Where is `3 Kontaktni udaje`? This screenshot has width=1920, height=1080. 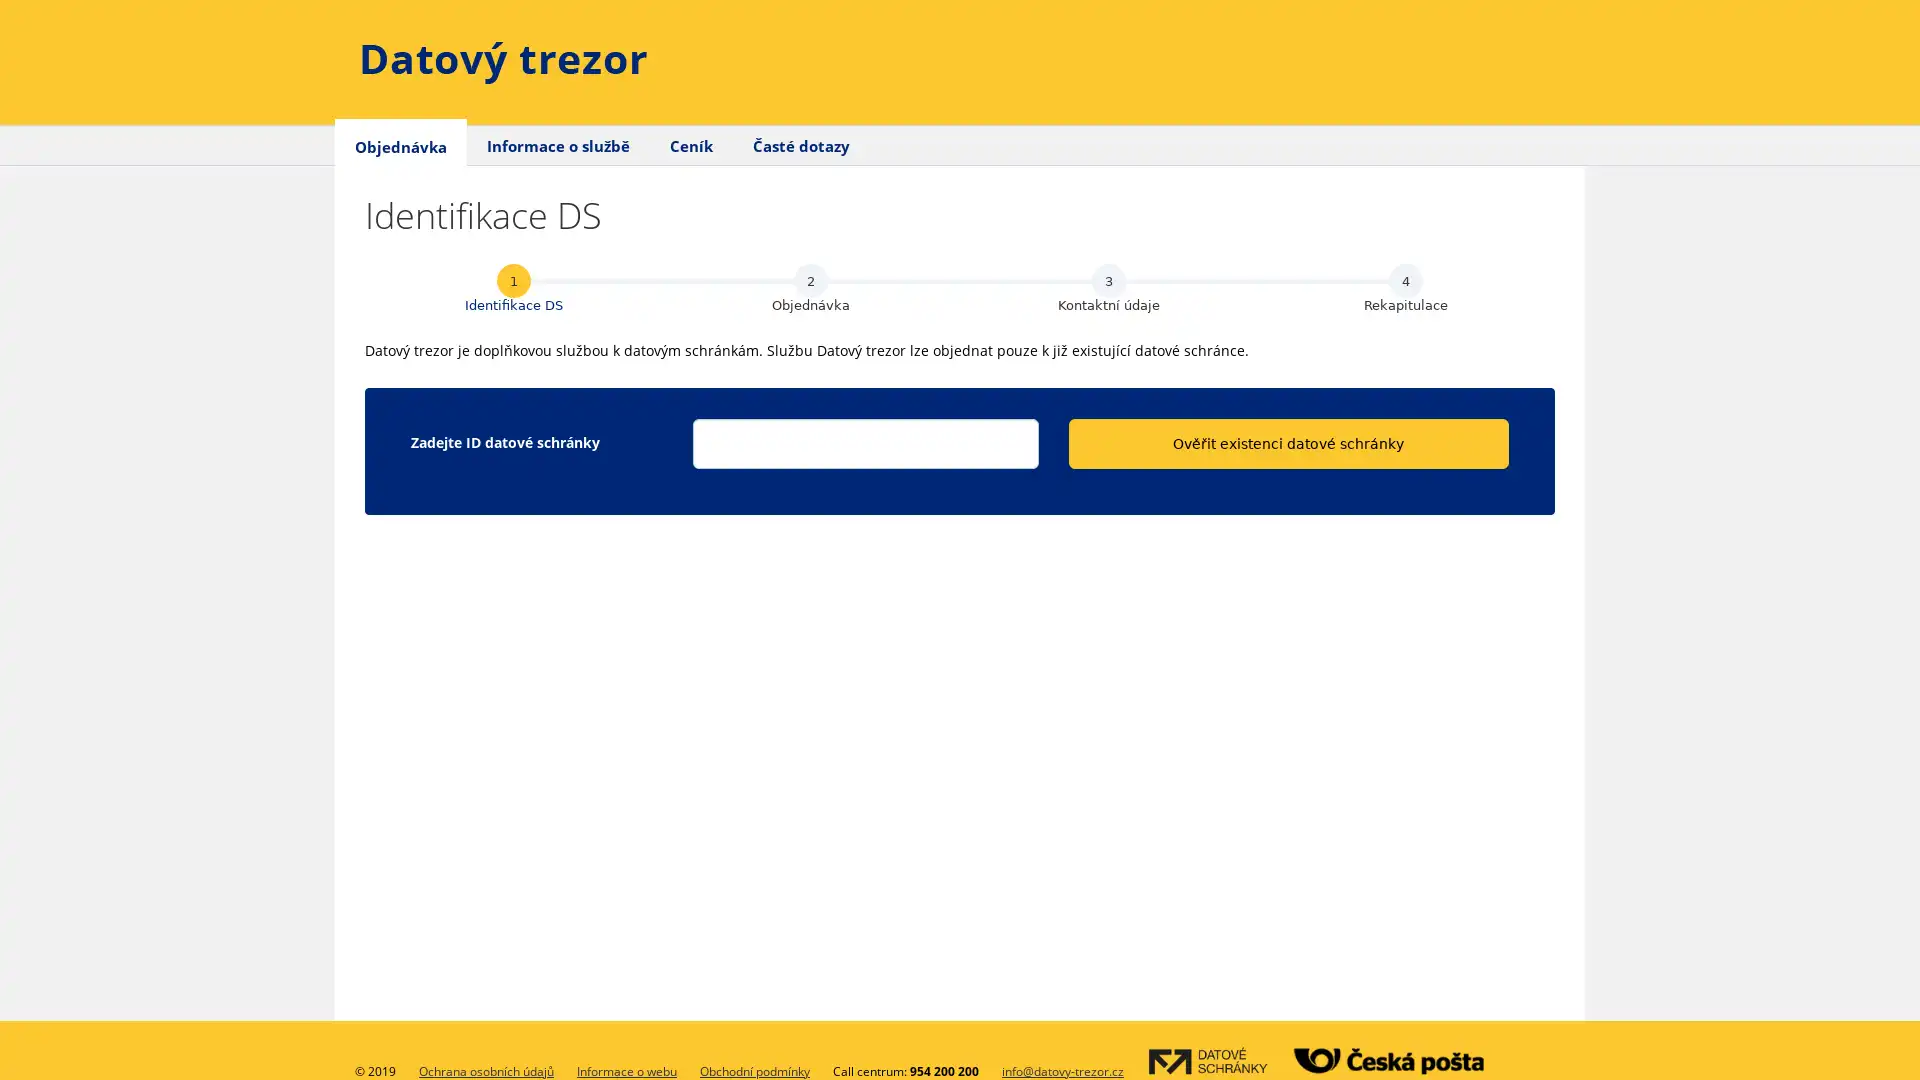
3 Kontaktni udaje is located at coordinates (1107, 287).